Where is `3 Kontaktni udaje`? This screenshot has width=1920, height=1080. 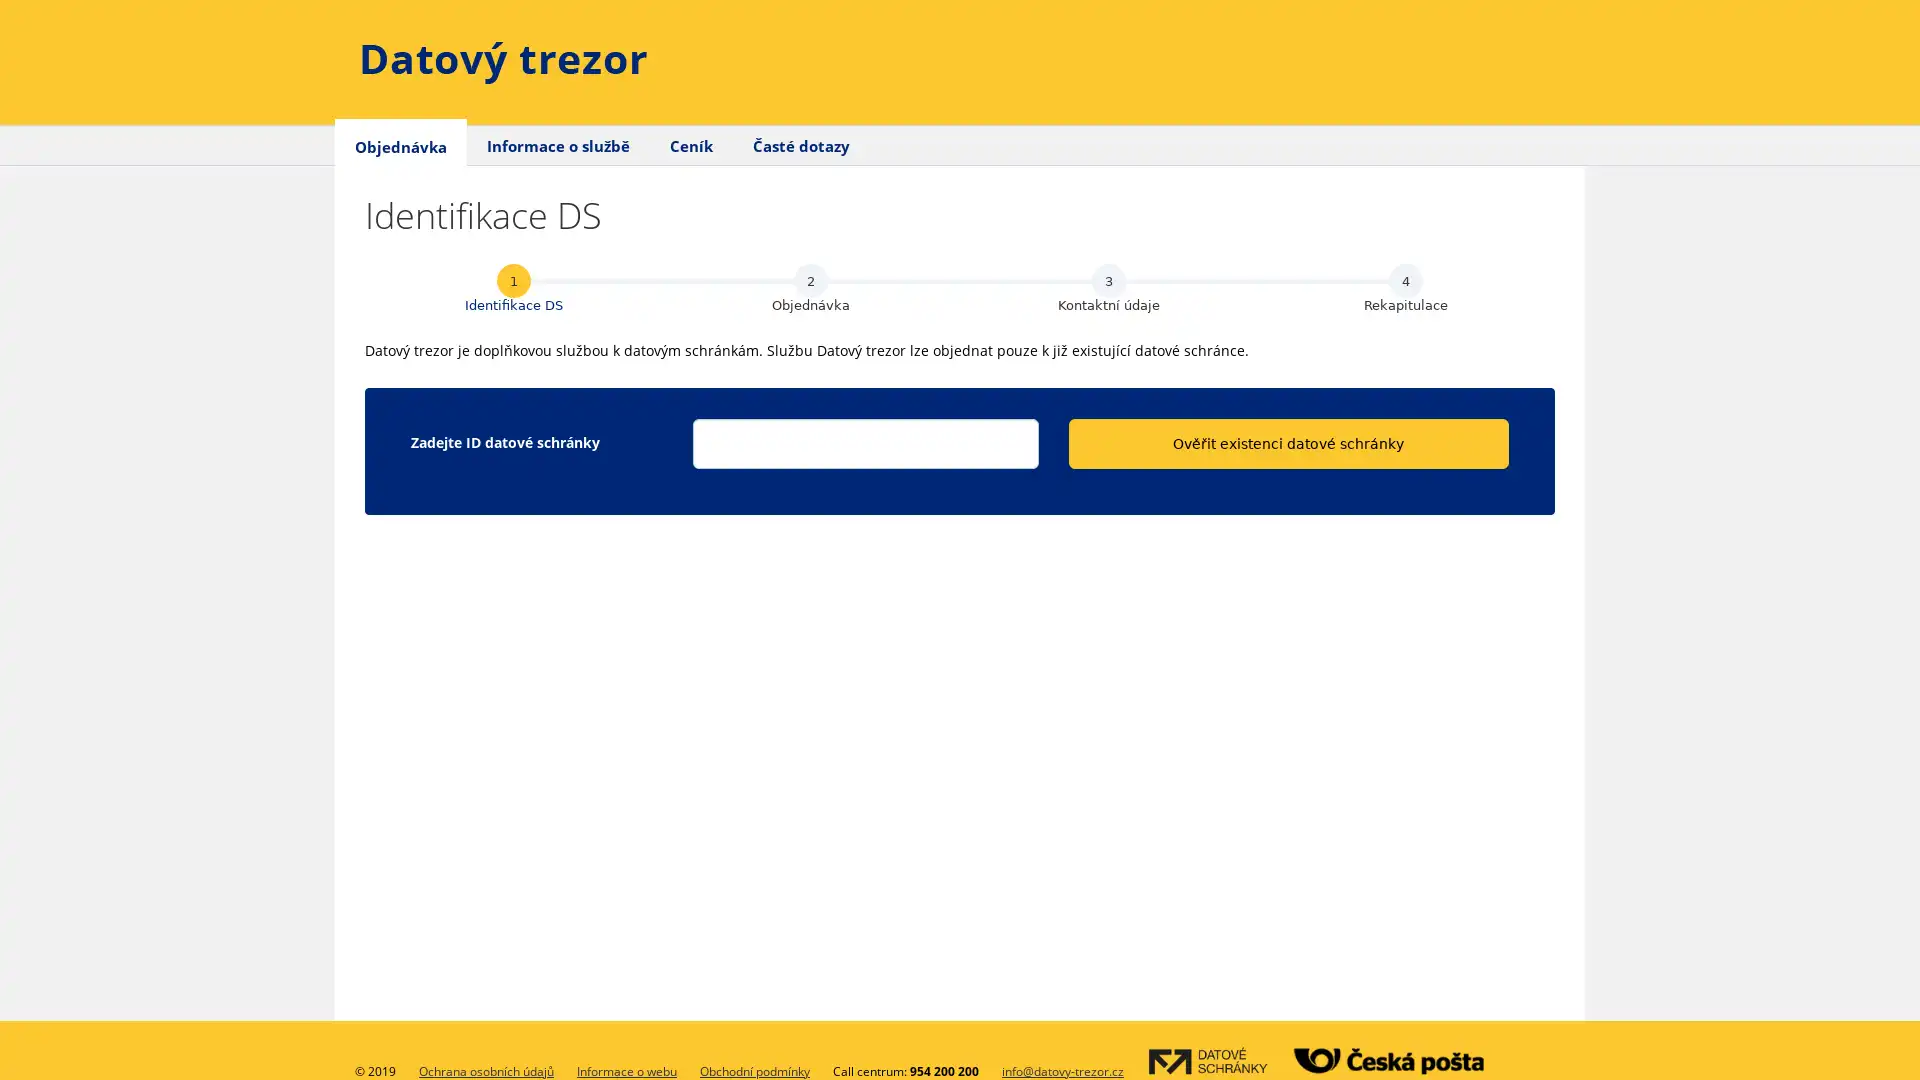
3 Kontaktni udaje is located at coordinates (1107, 287).